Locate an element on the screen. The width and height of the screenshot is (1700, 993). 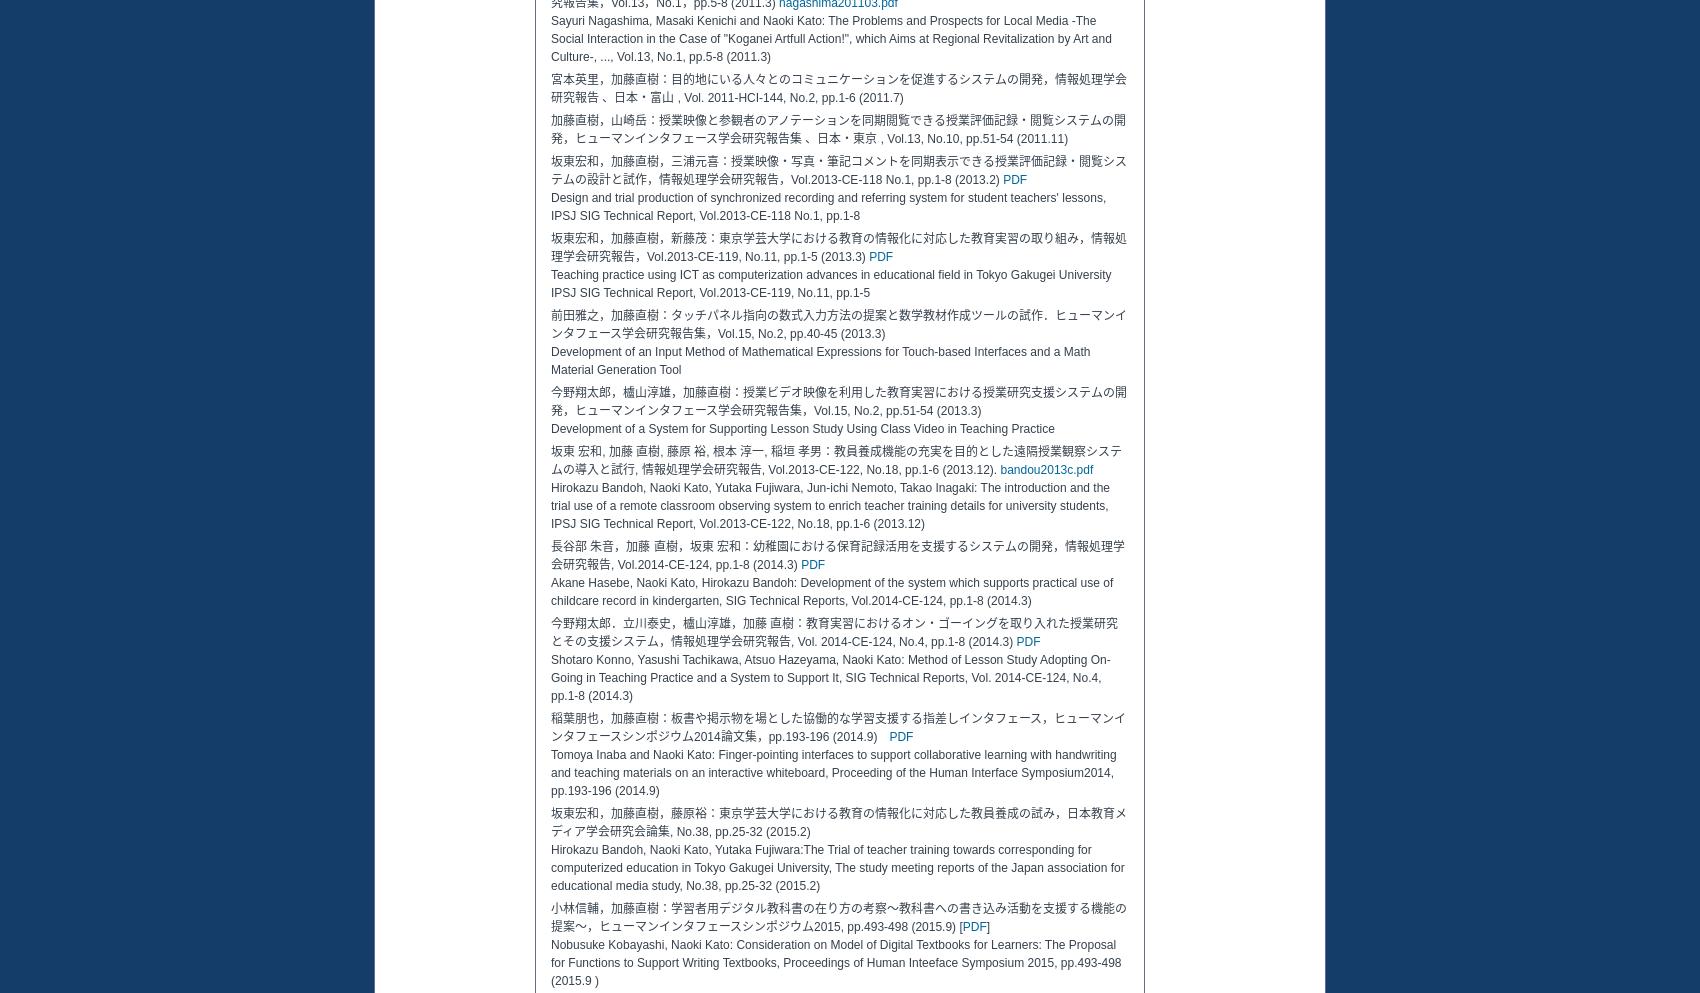
'bandou2013c.pdf' is located at coordinates (1045, 468).